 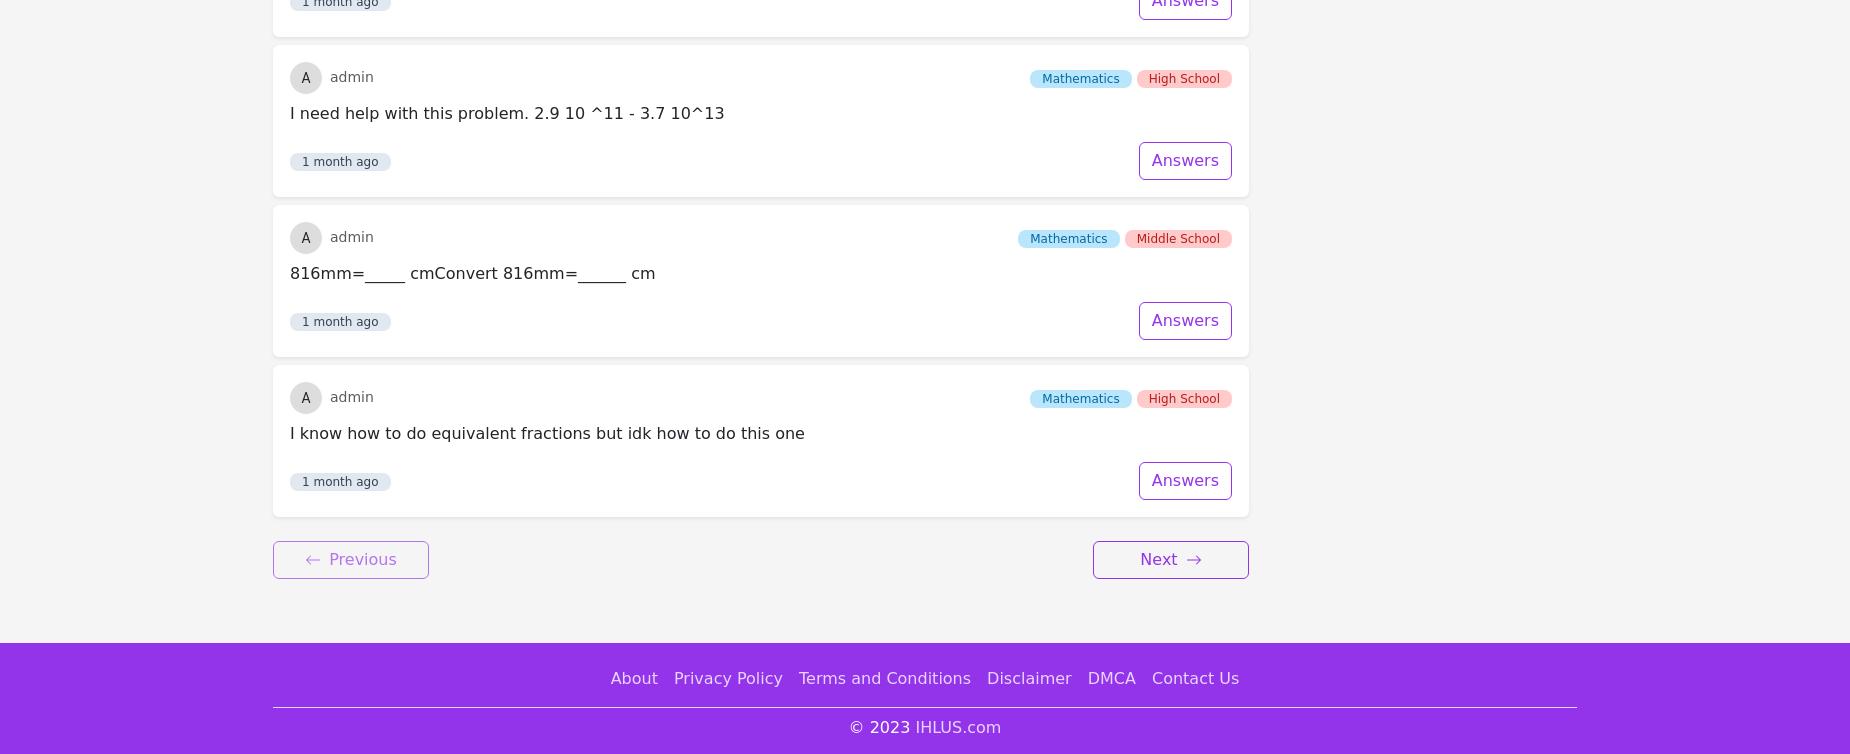 I want to click on 'Previous', so click(x=327, y=345).